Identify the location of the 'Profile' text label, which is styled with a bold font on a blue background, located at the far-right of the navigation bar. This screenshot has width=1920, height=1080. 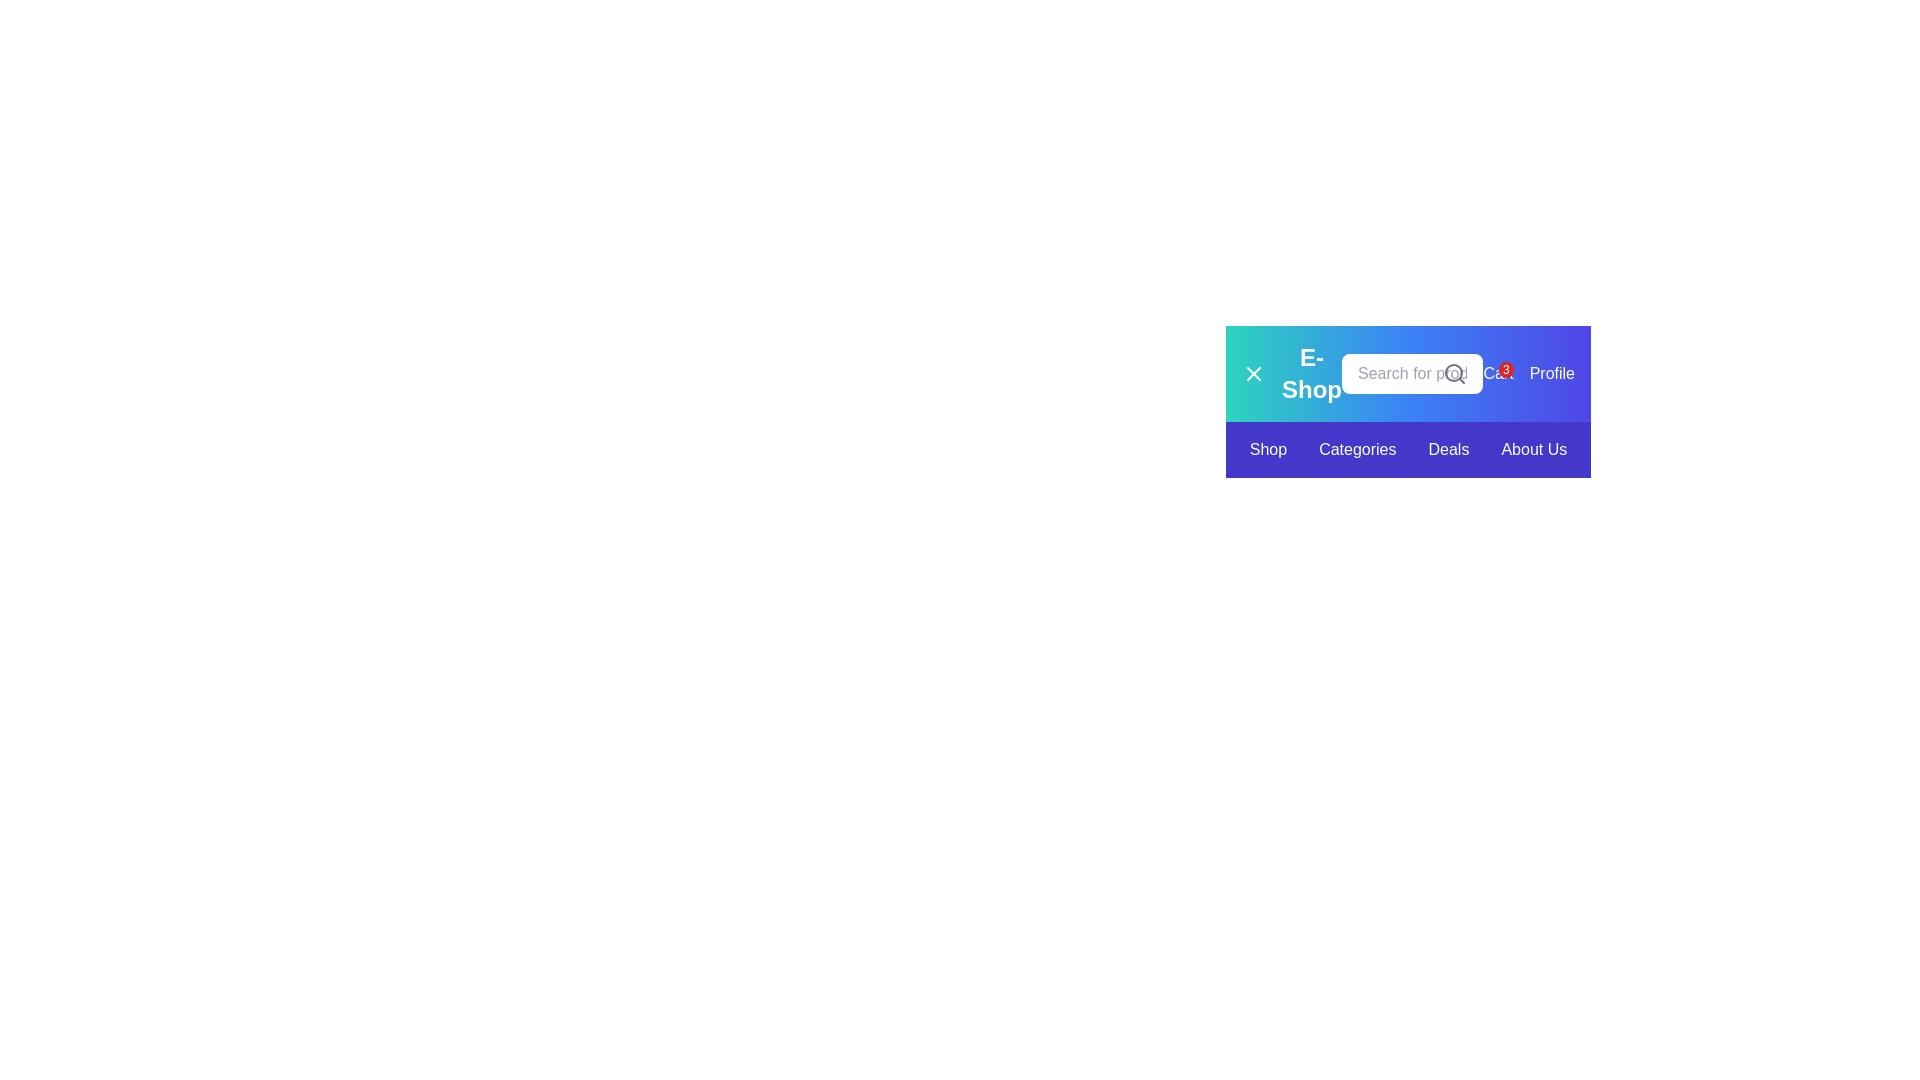
(1551, 374).